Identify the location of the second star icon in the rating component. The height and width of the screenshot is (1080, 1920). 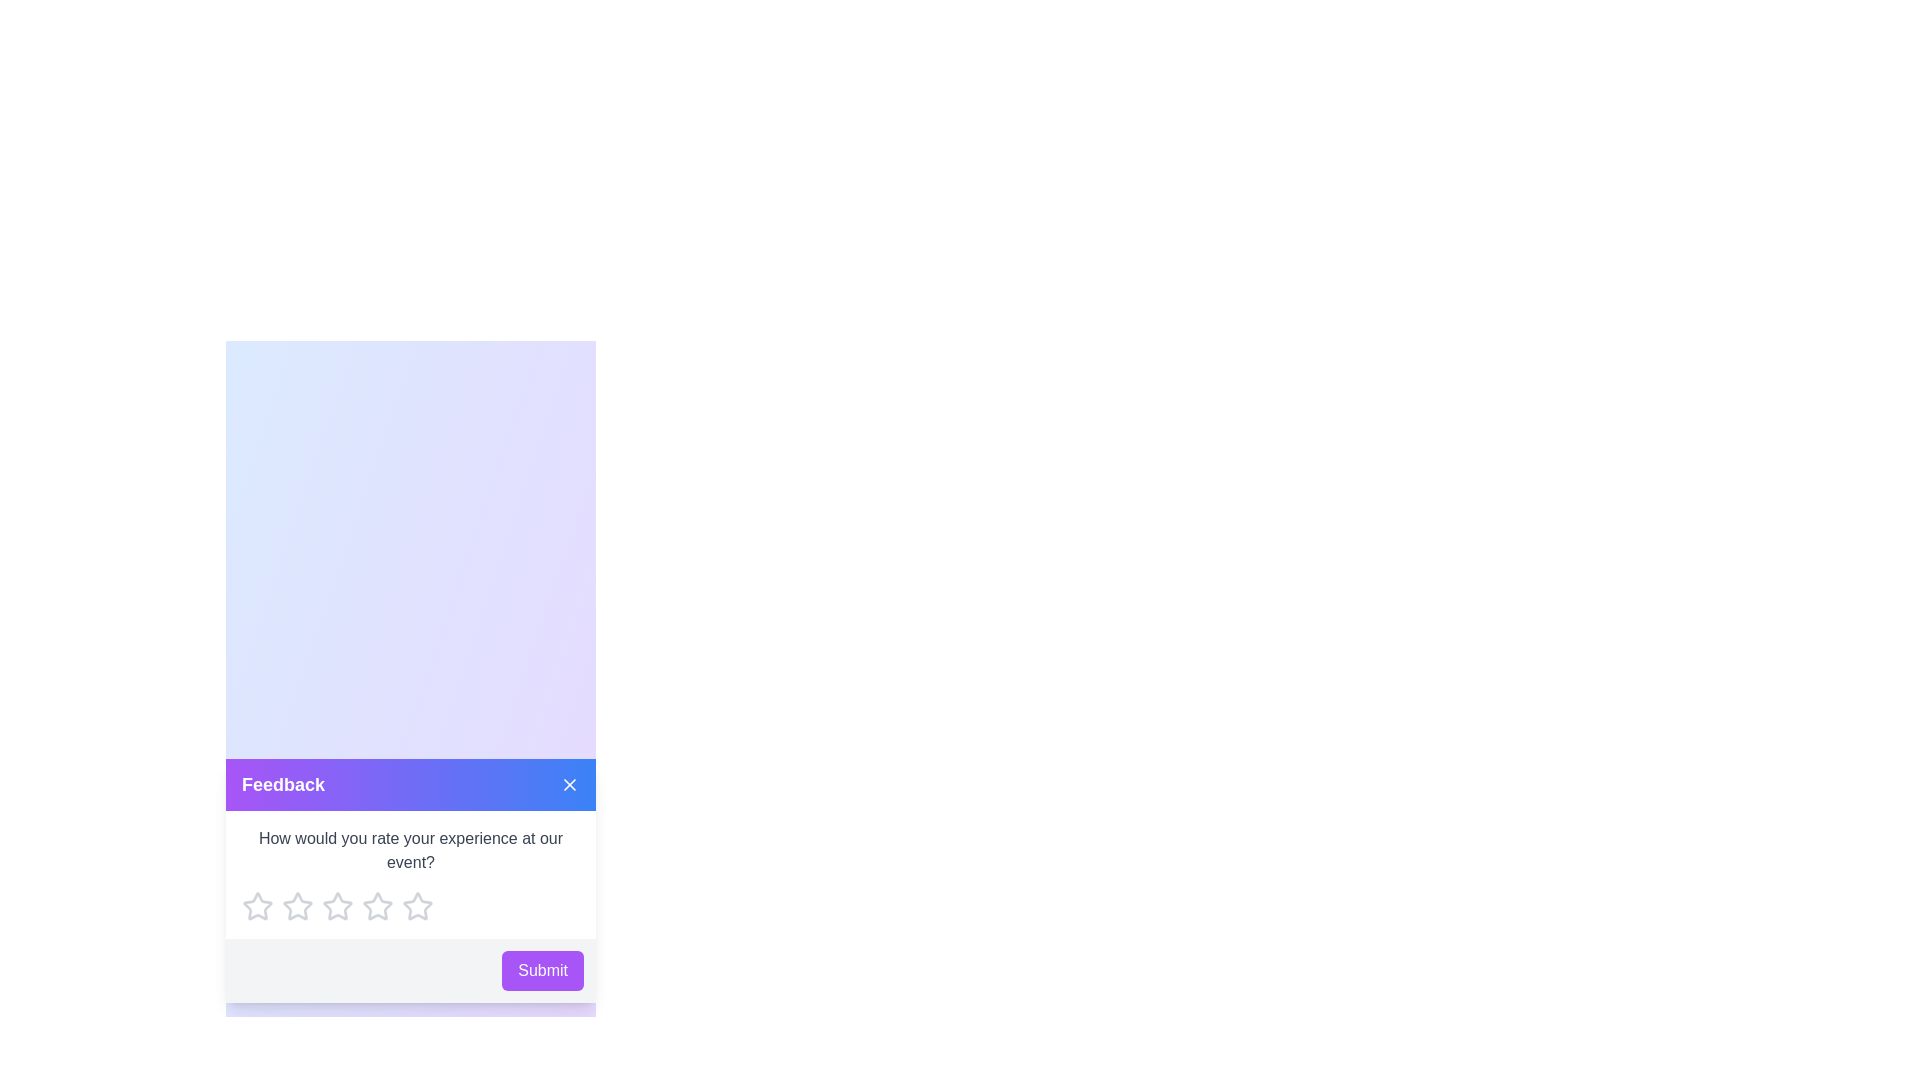
(296, 906).